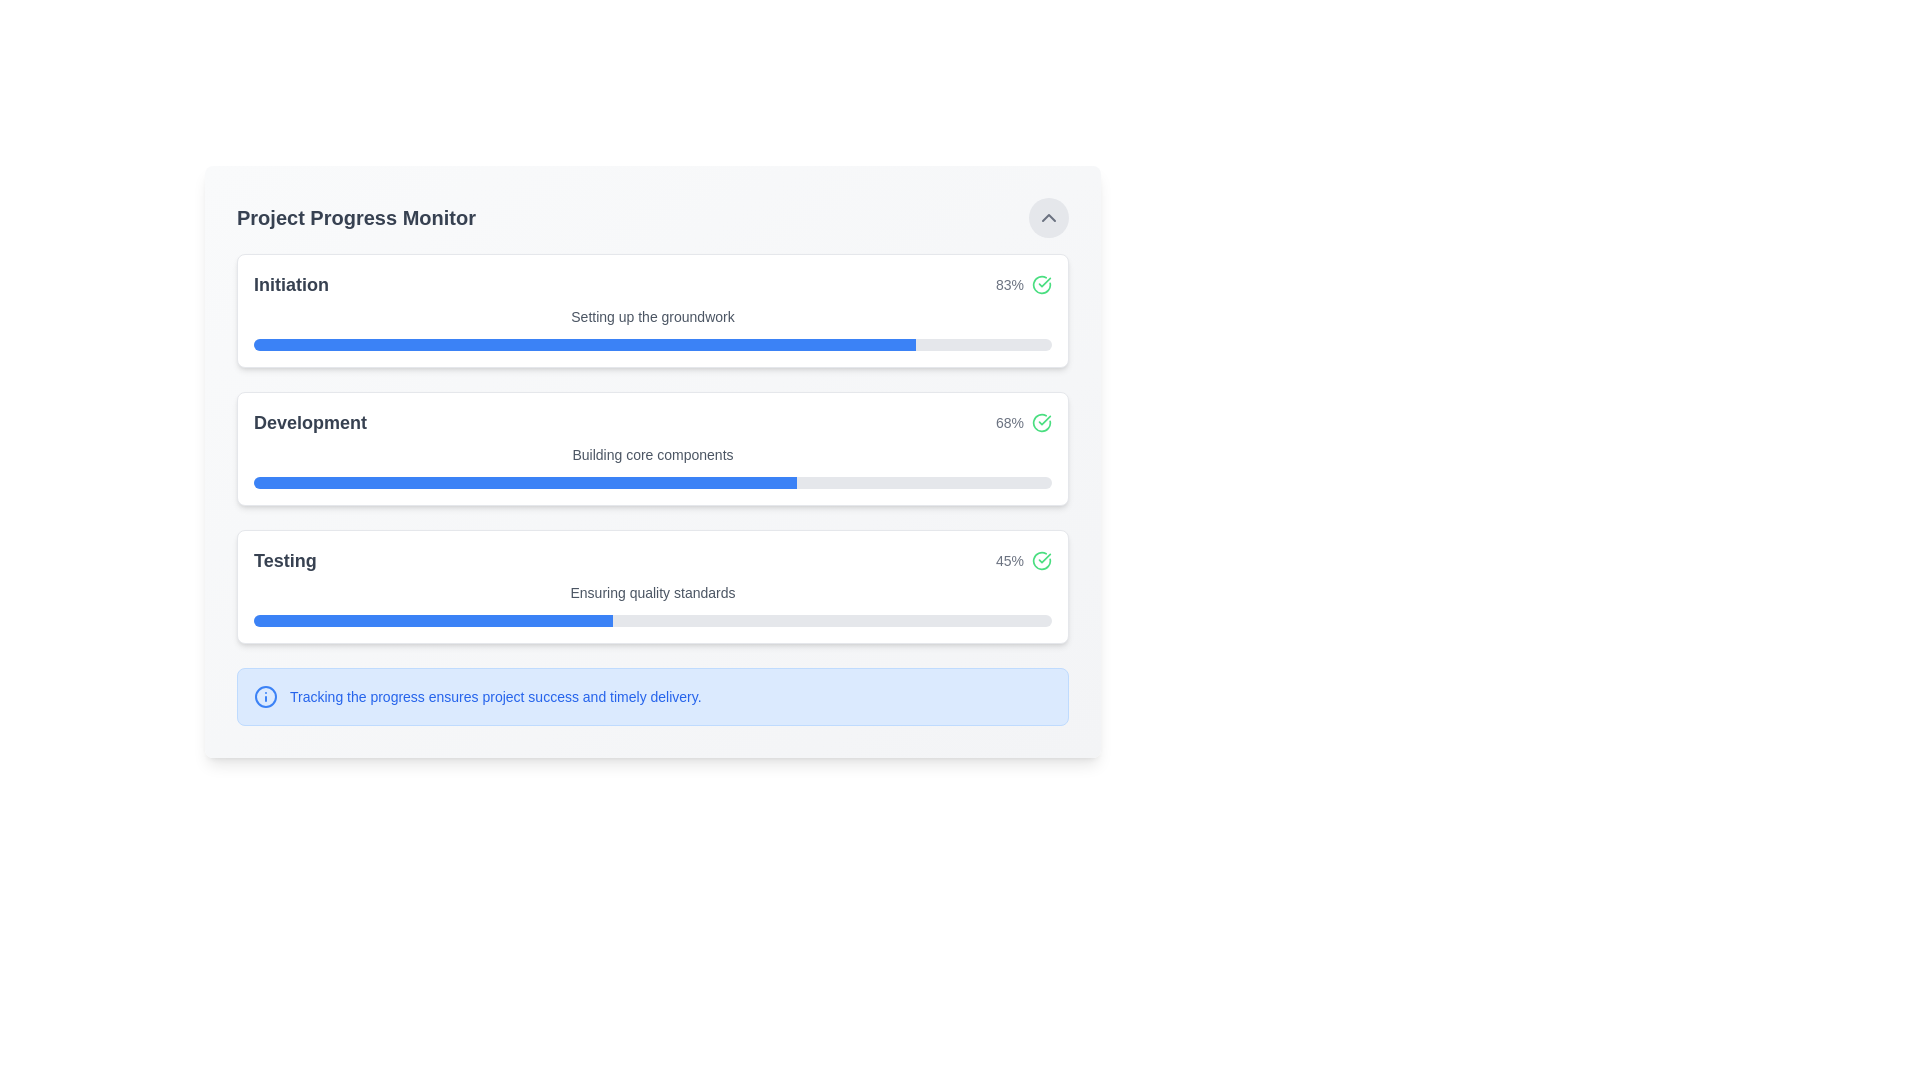 Image resolution: width=1920 pixels, height=1080 pixels. Describe the element at coordinates (584, 343) in the screenshot. I see `the progress bar representing the 'Initiation' phase, which shows 83% completion in the 'Project Progress Monitor' interface` at that location.